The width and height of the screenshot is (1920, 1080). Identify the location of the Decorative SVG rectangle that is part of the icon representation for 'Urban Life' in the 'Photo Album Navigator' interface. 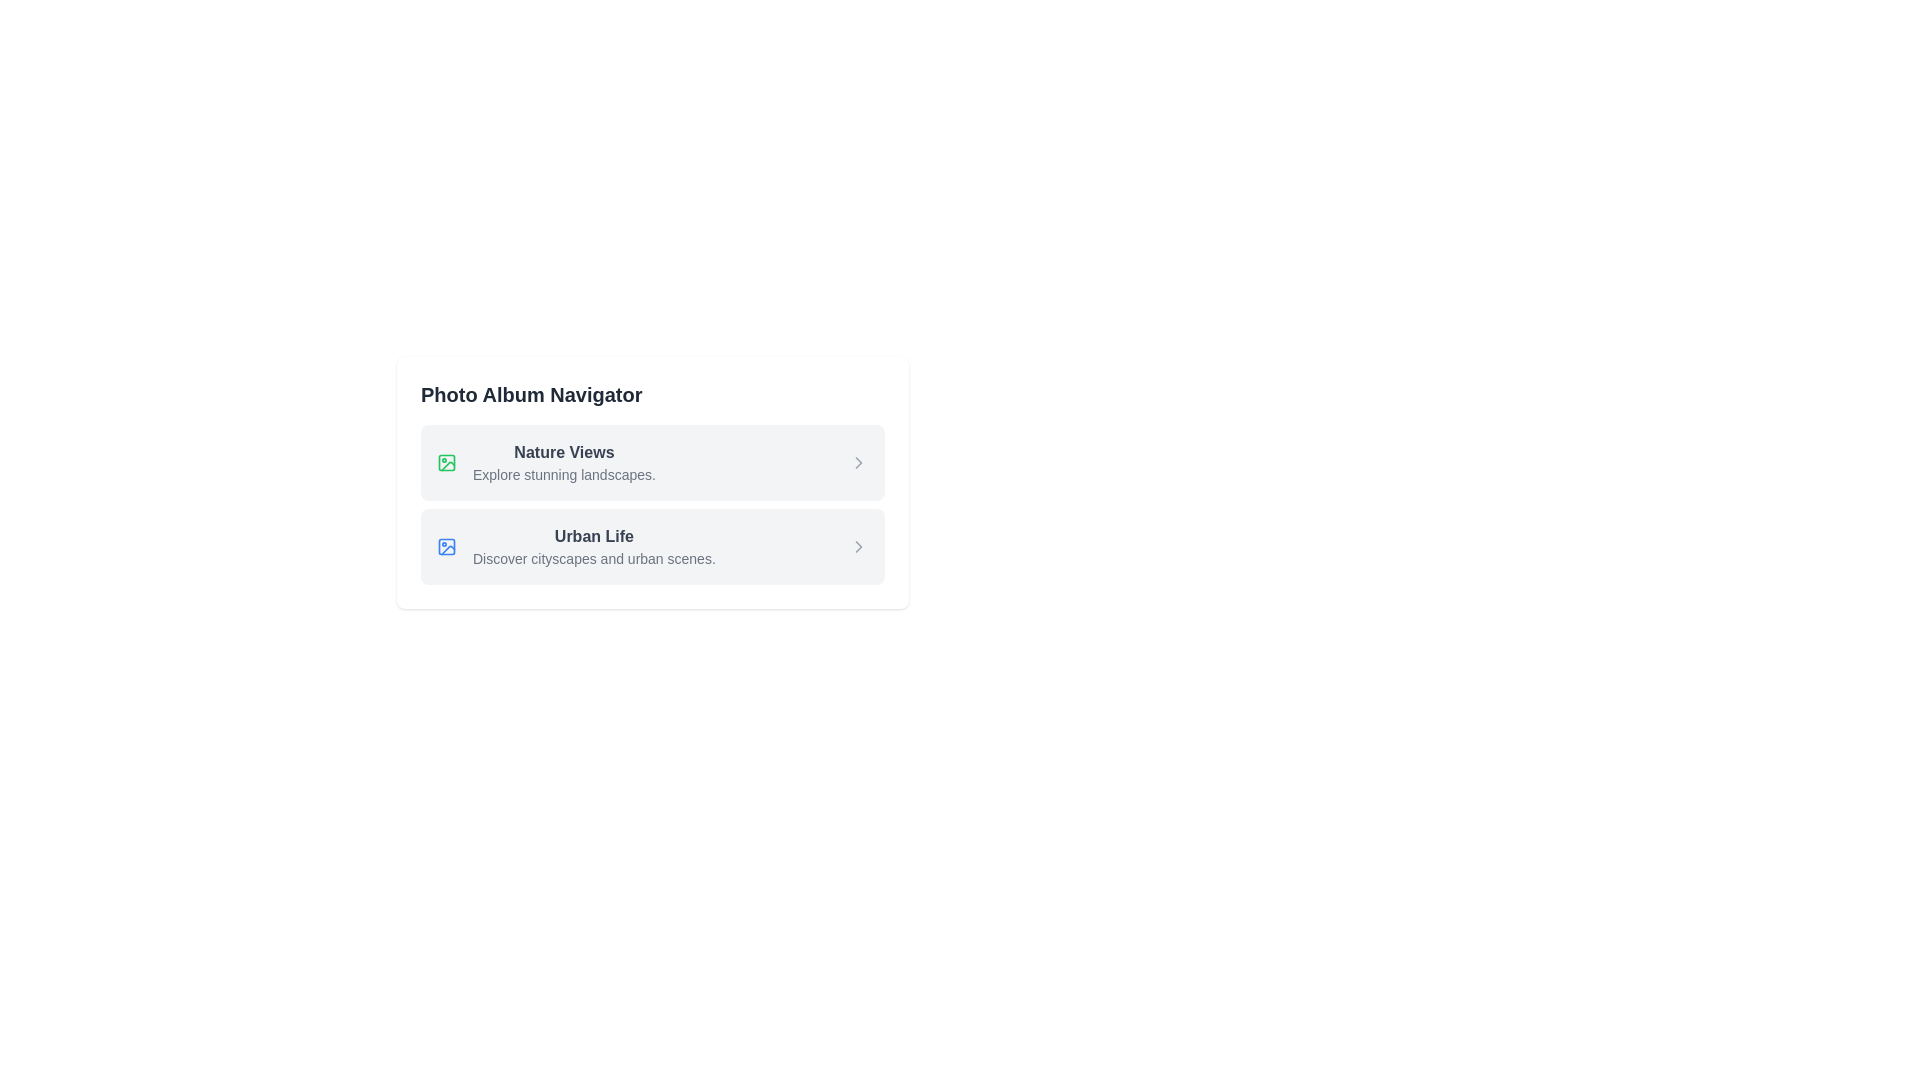
(445, 462).